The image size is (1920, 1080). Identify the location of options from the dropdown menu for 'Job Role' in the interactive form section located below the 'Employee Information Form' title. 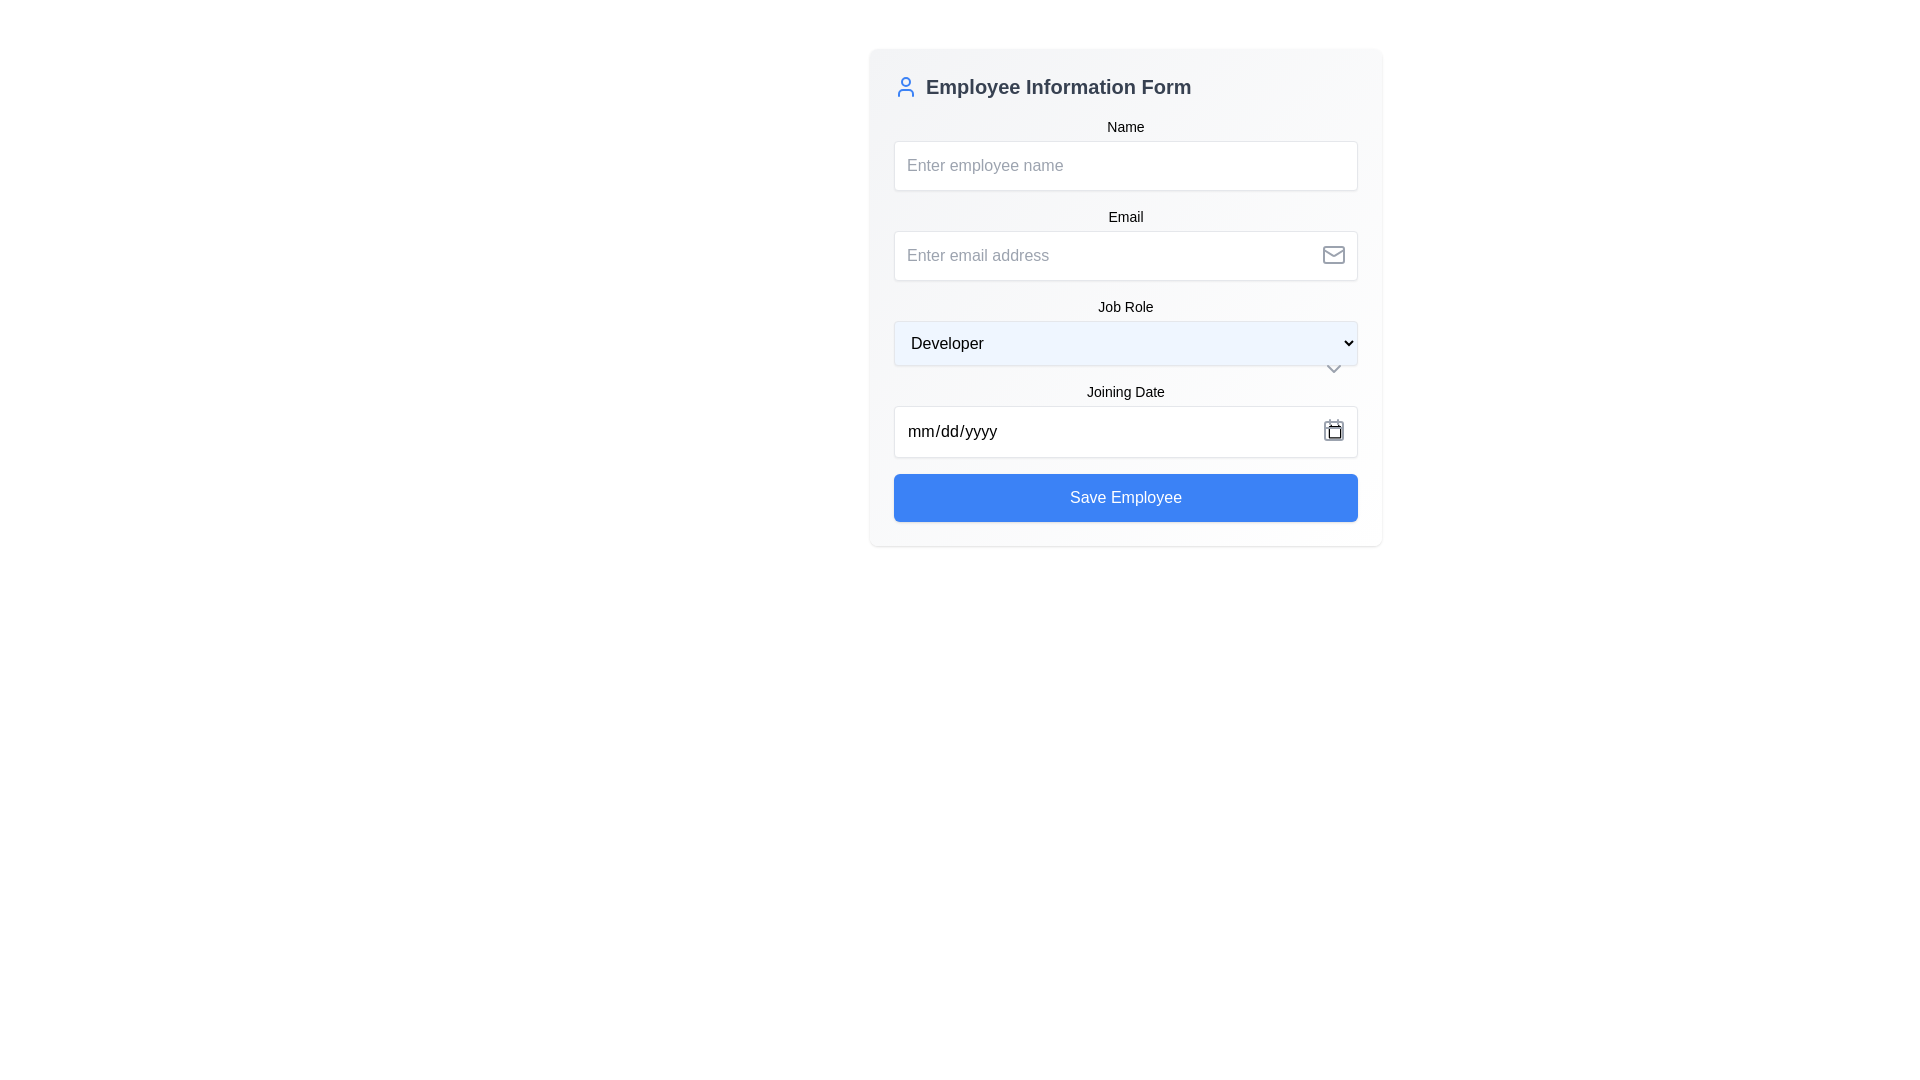
(1126, 318).